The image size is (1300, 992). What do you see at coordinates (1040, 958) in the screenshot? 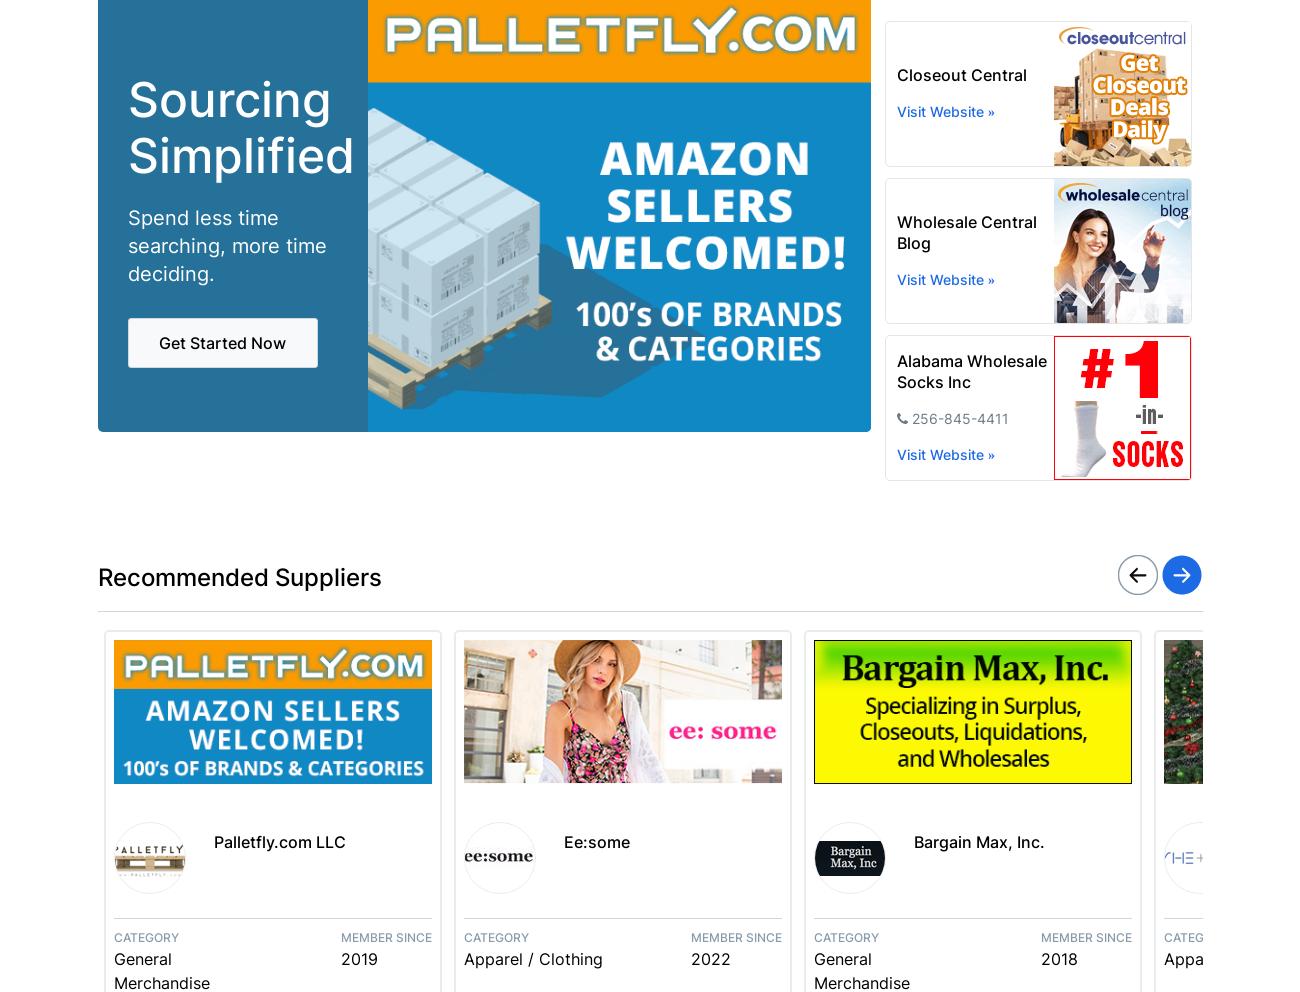
I see `'2018'` at bounding box center [1040, 958].